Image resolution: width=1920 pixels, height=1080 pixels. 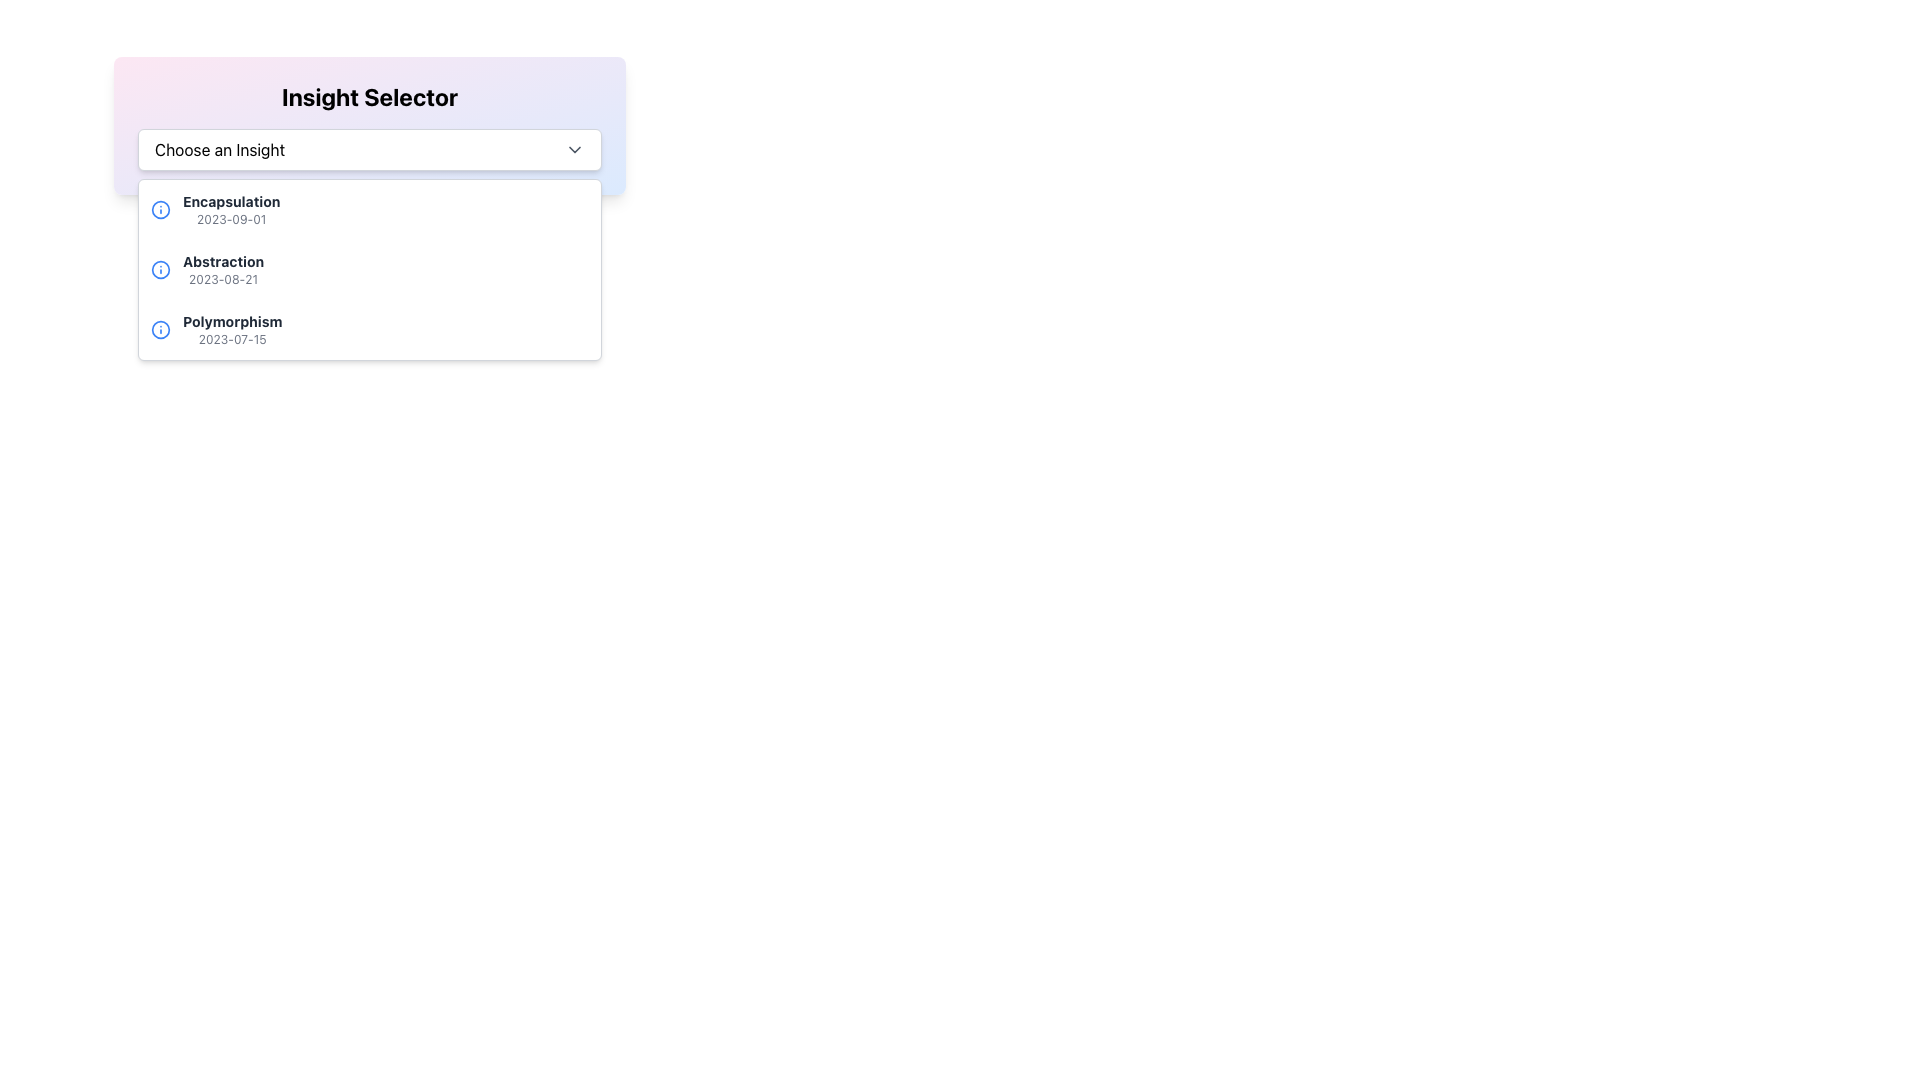 What do you see at coordinates (369, 270) in the screenshot?
I see `the 'Abstraction' menu item, which is the second item in the dropdown list labeled 'Choose an Insight'` at bounding box center [369, 270].